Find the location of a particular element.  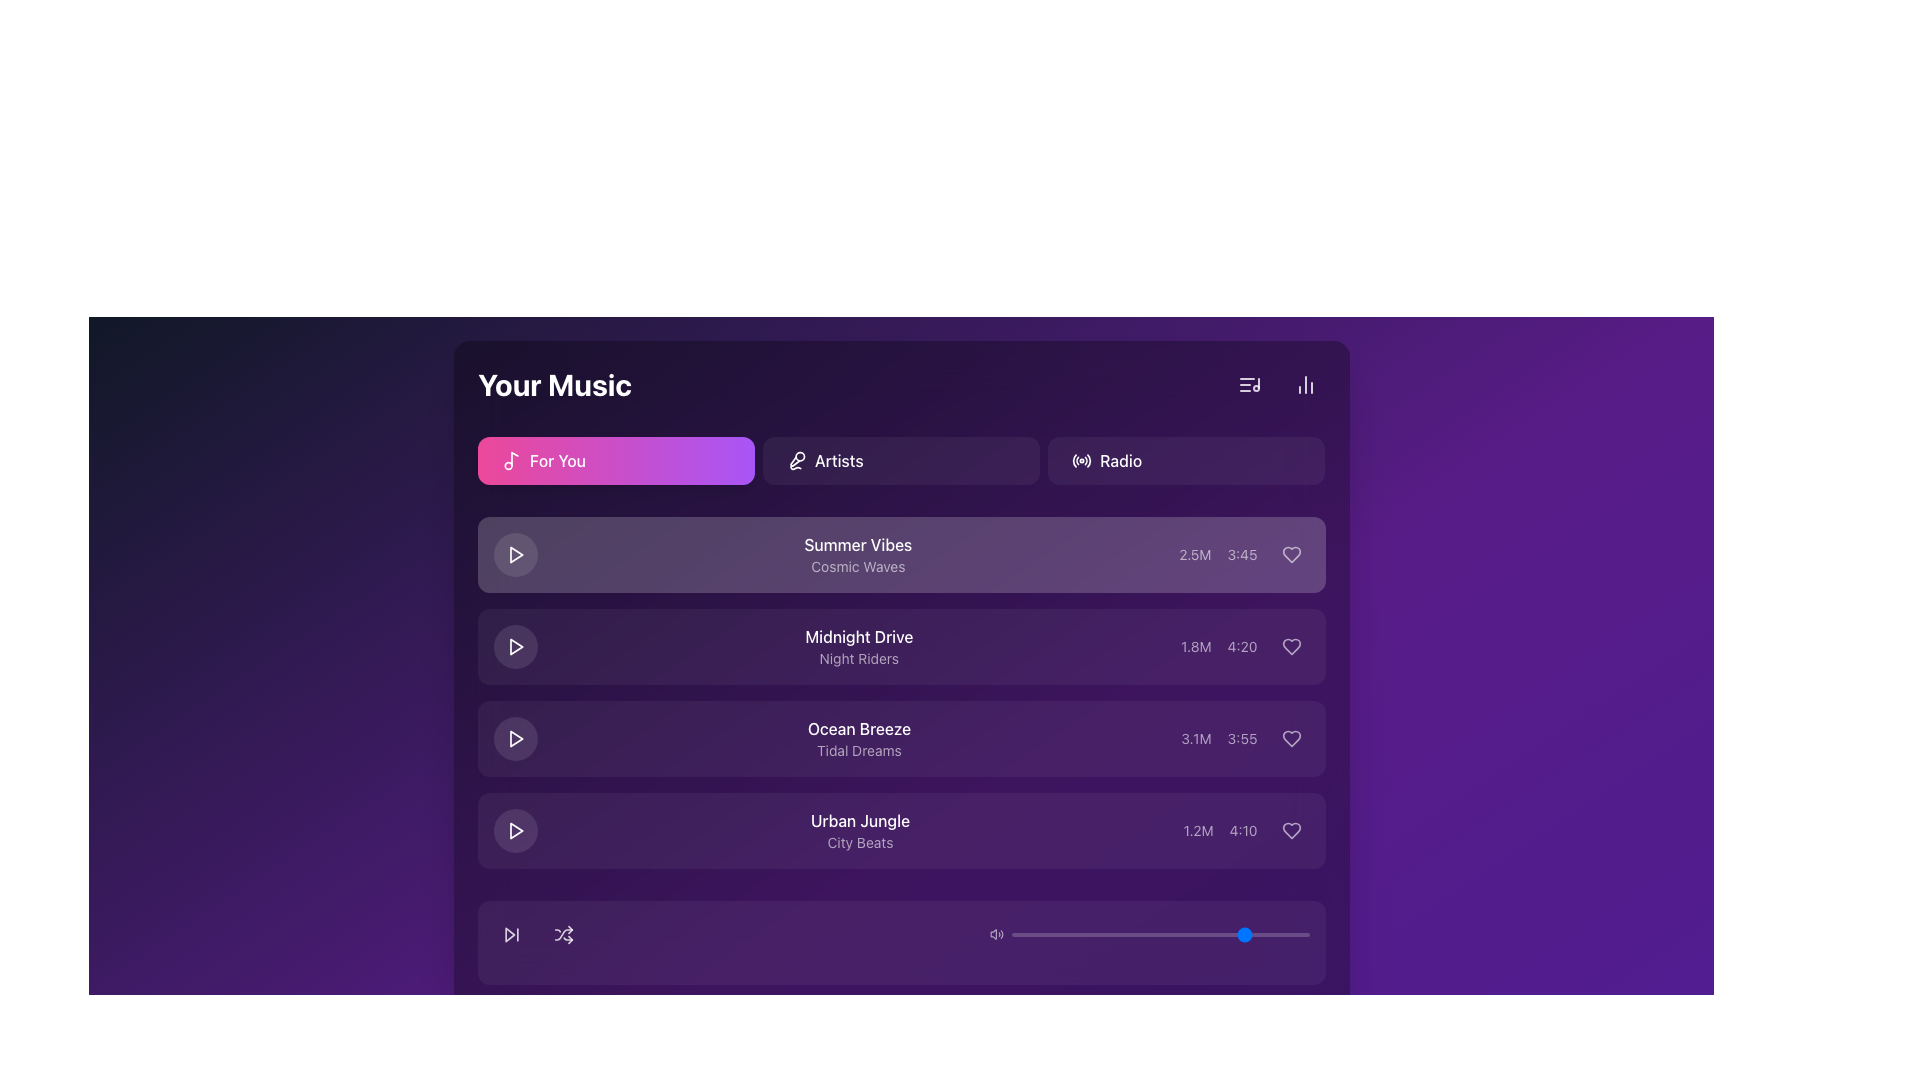

the music item text display located in the third row of the list is located at coordinates (859, 739).